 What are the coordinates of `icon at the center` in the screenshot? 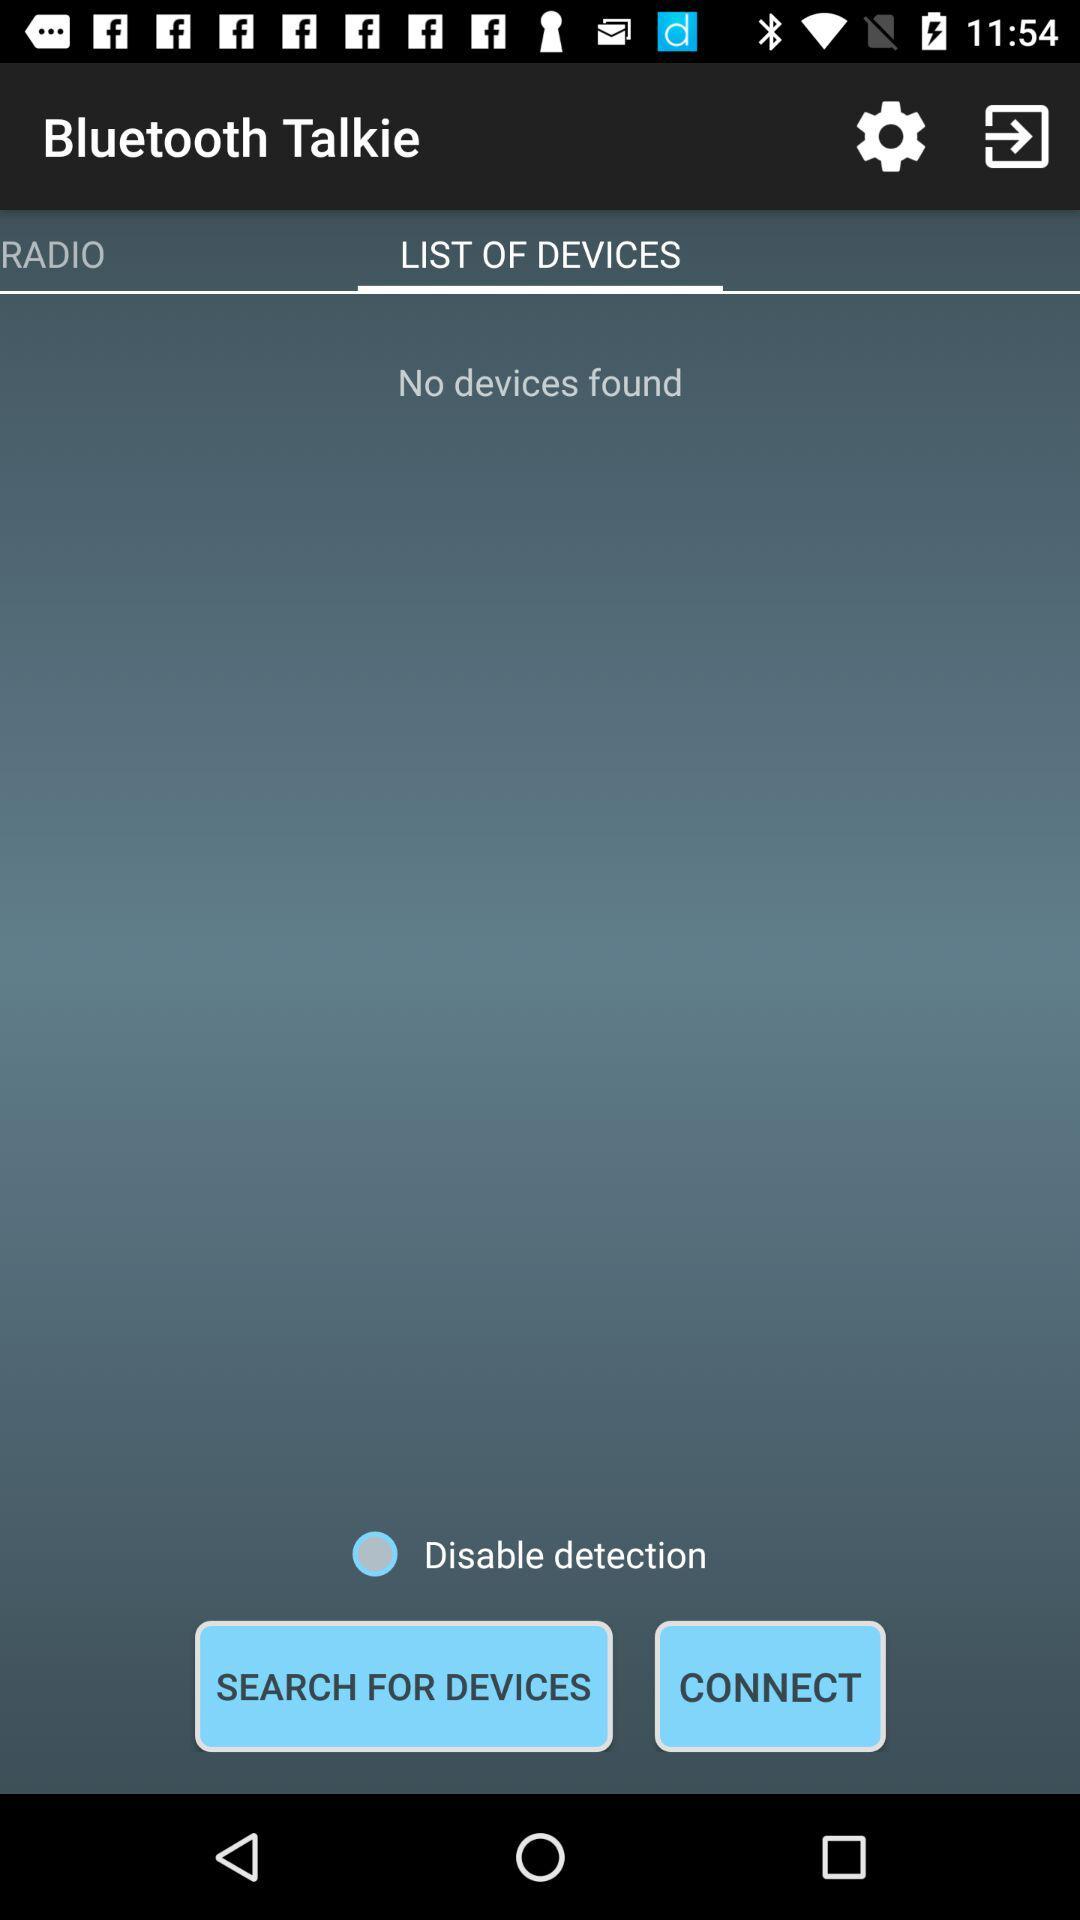 It's located at (540, 910).